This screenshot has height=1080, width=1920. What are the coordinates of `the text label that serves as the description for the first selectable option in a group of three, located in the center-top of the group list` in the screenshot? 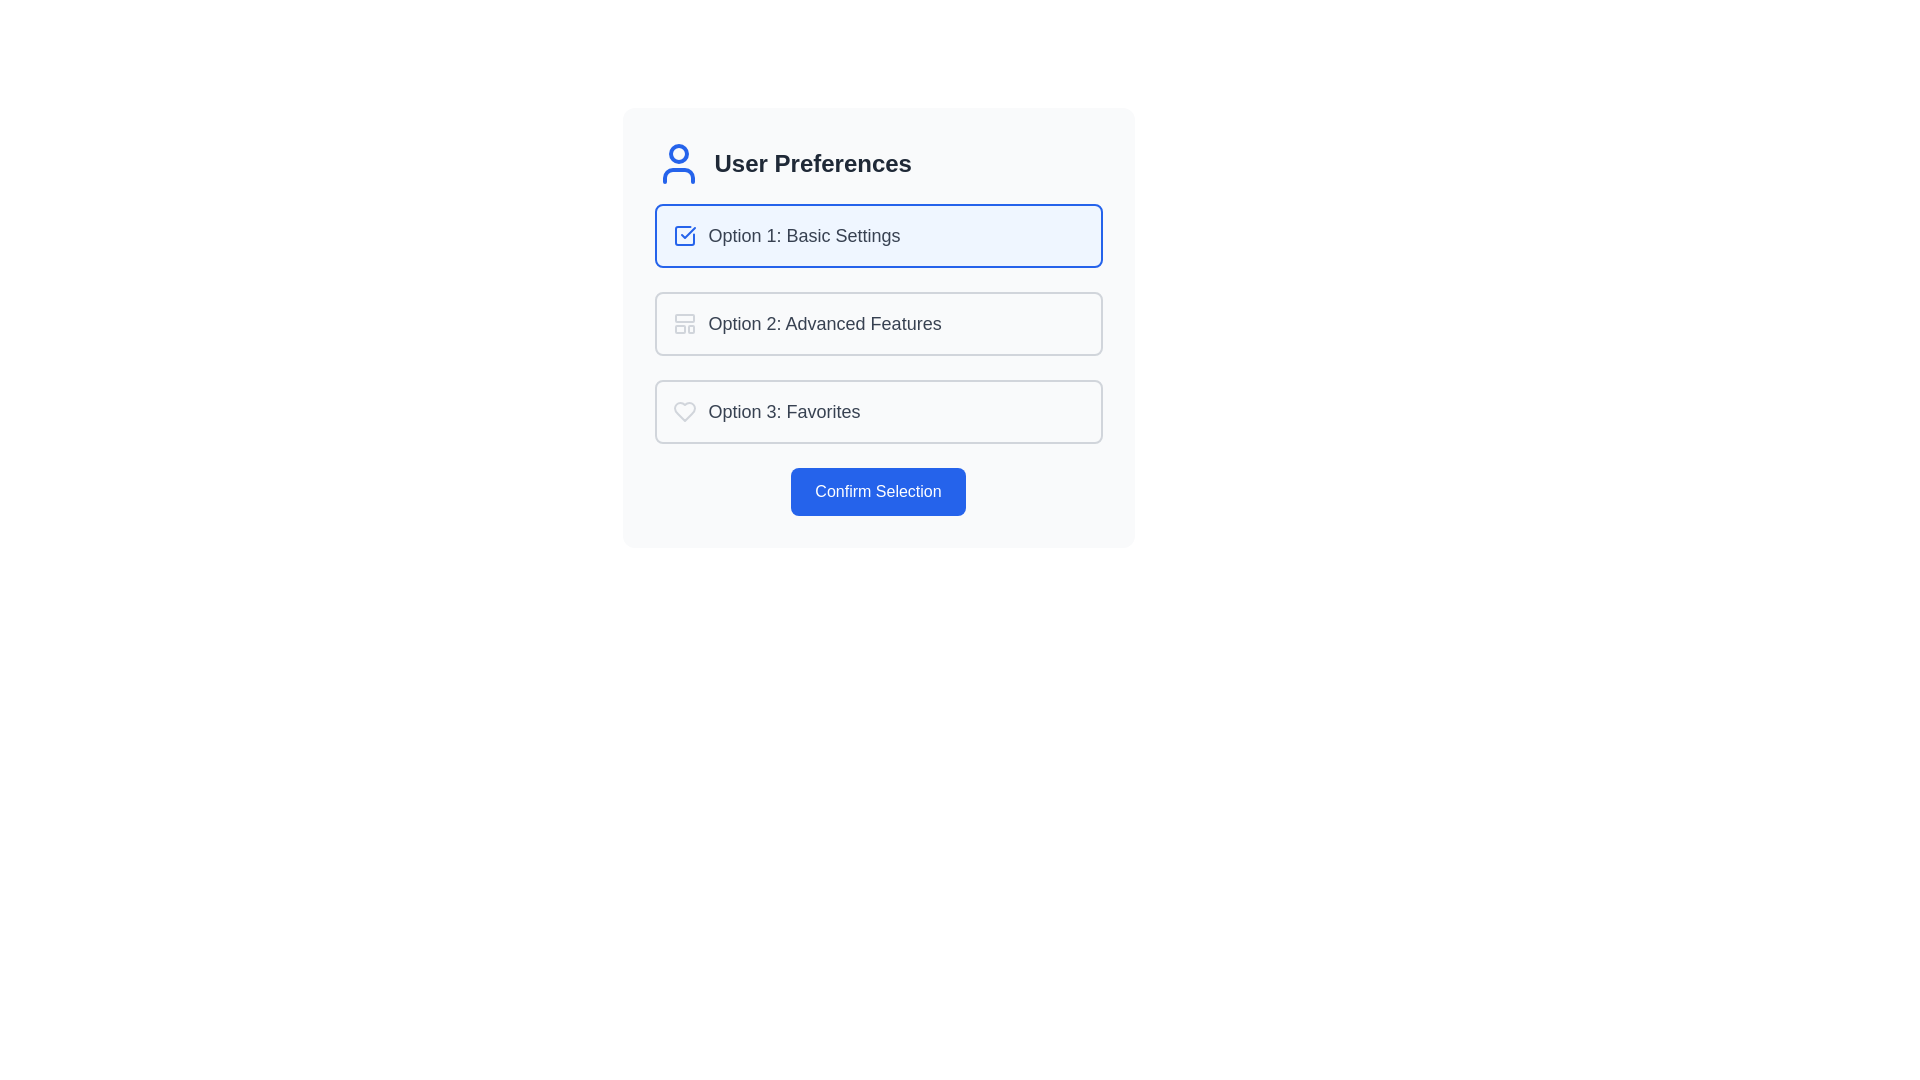 It's located at (804, 234).